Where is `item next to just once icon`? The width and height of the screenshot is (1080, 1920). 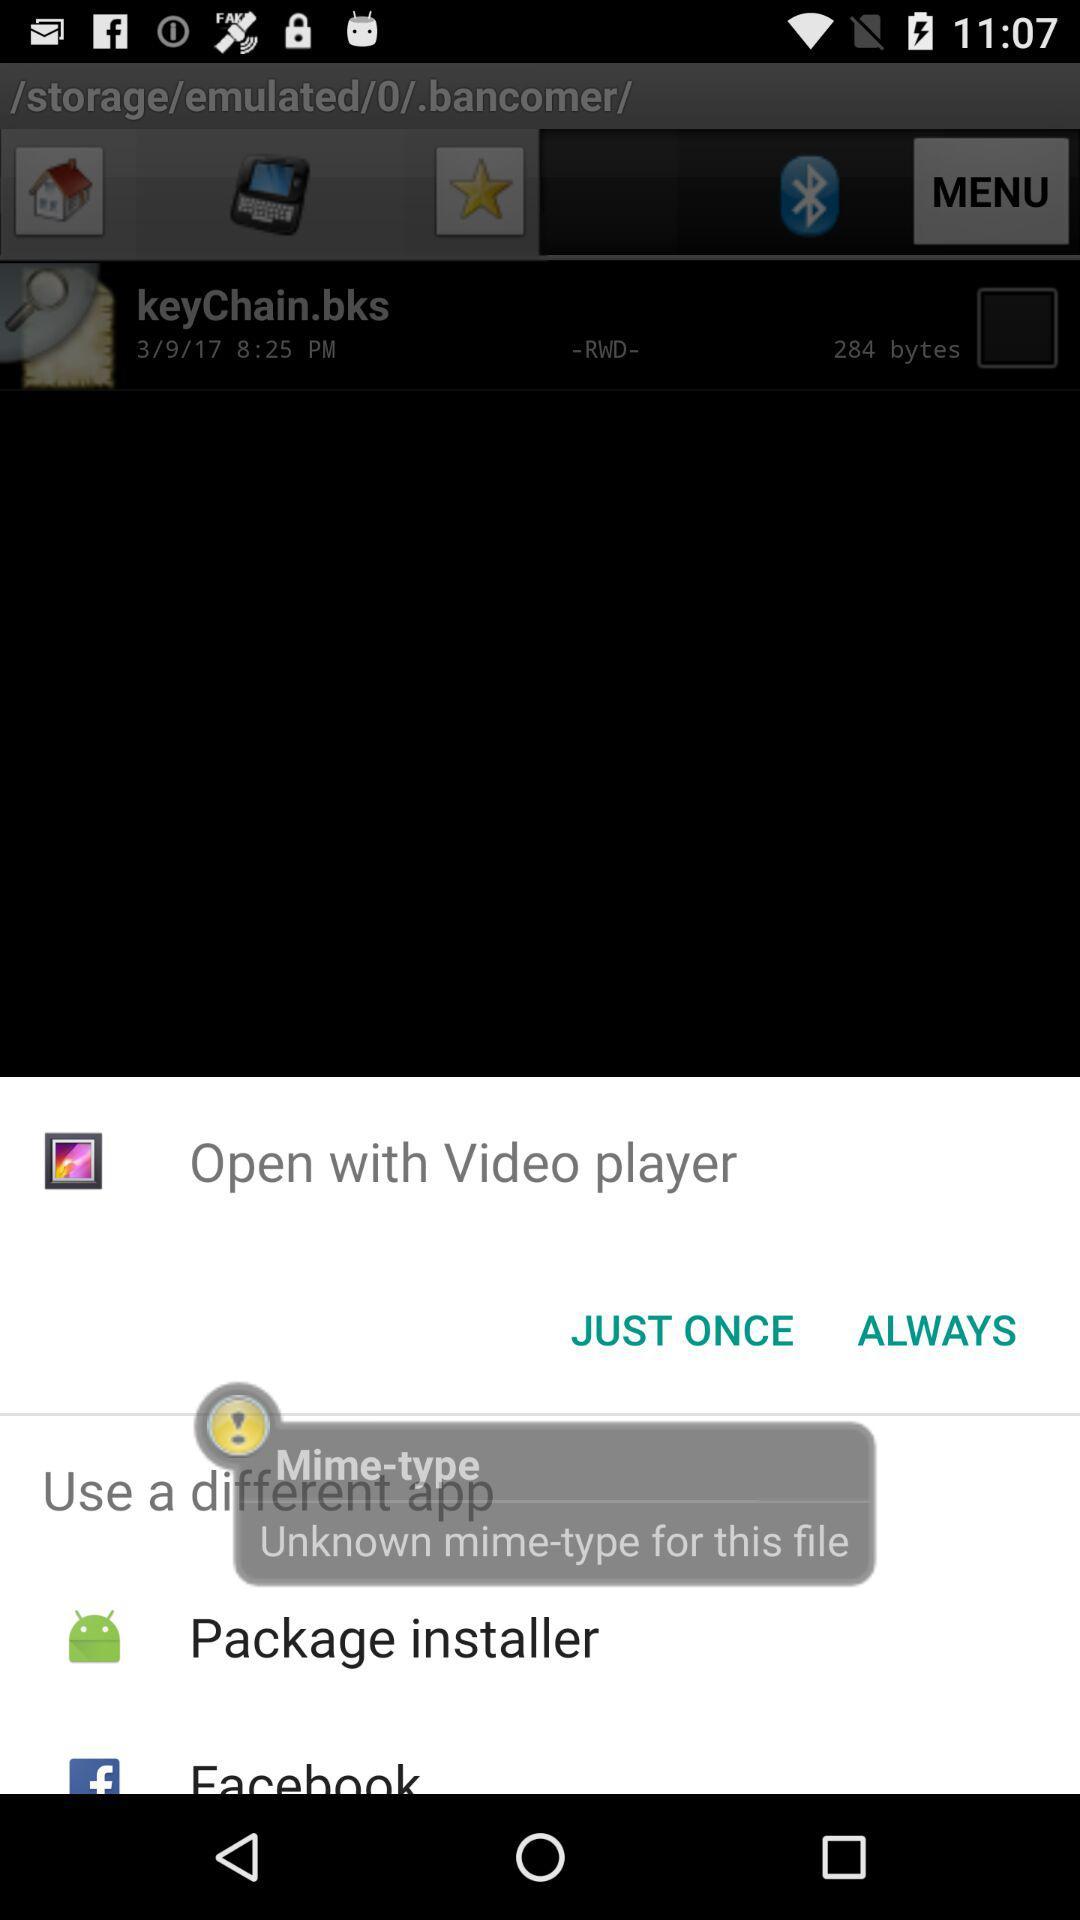 item next to just once icon is located at coordinates (937, 1329).